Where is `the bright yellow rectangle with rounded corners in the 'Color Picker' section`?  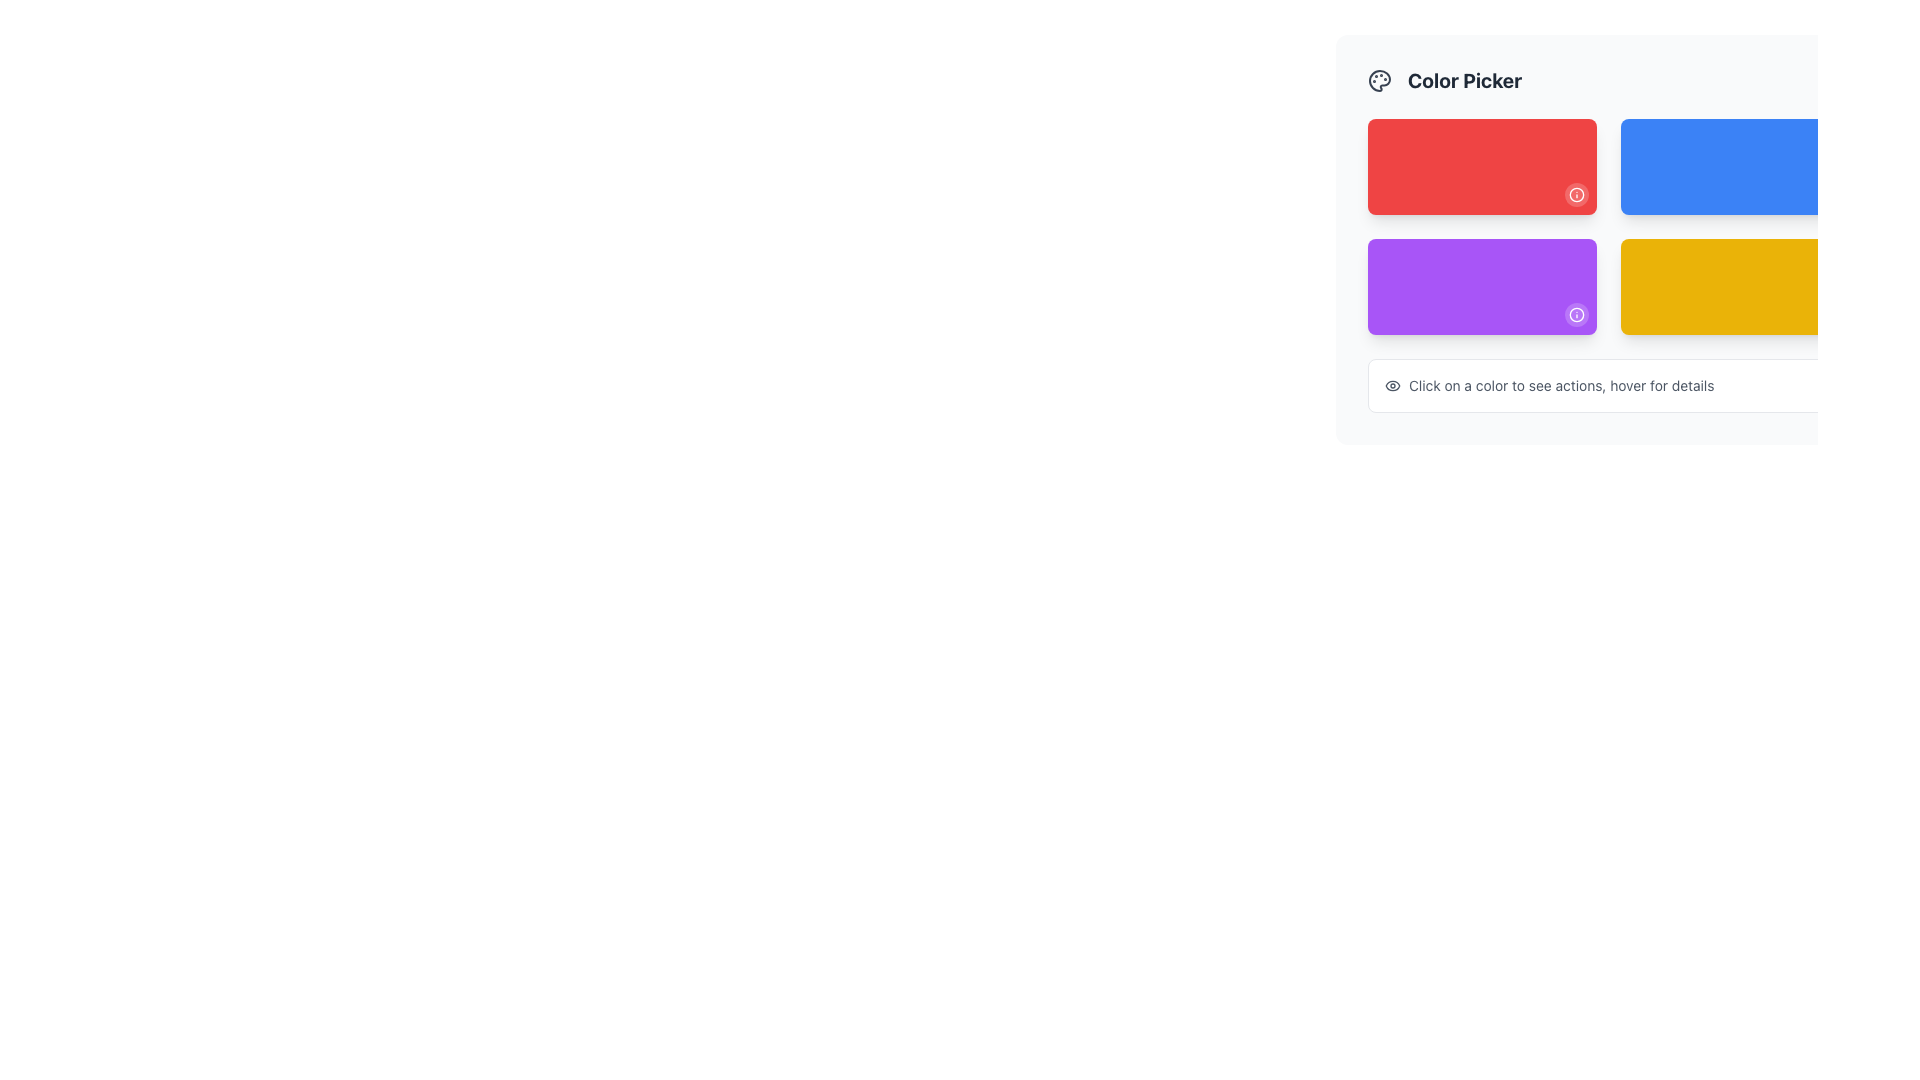
the bright yellow rectangle with rounded corners in the 'Color Picker' section is located at coordinates (1735, 286).